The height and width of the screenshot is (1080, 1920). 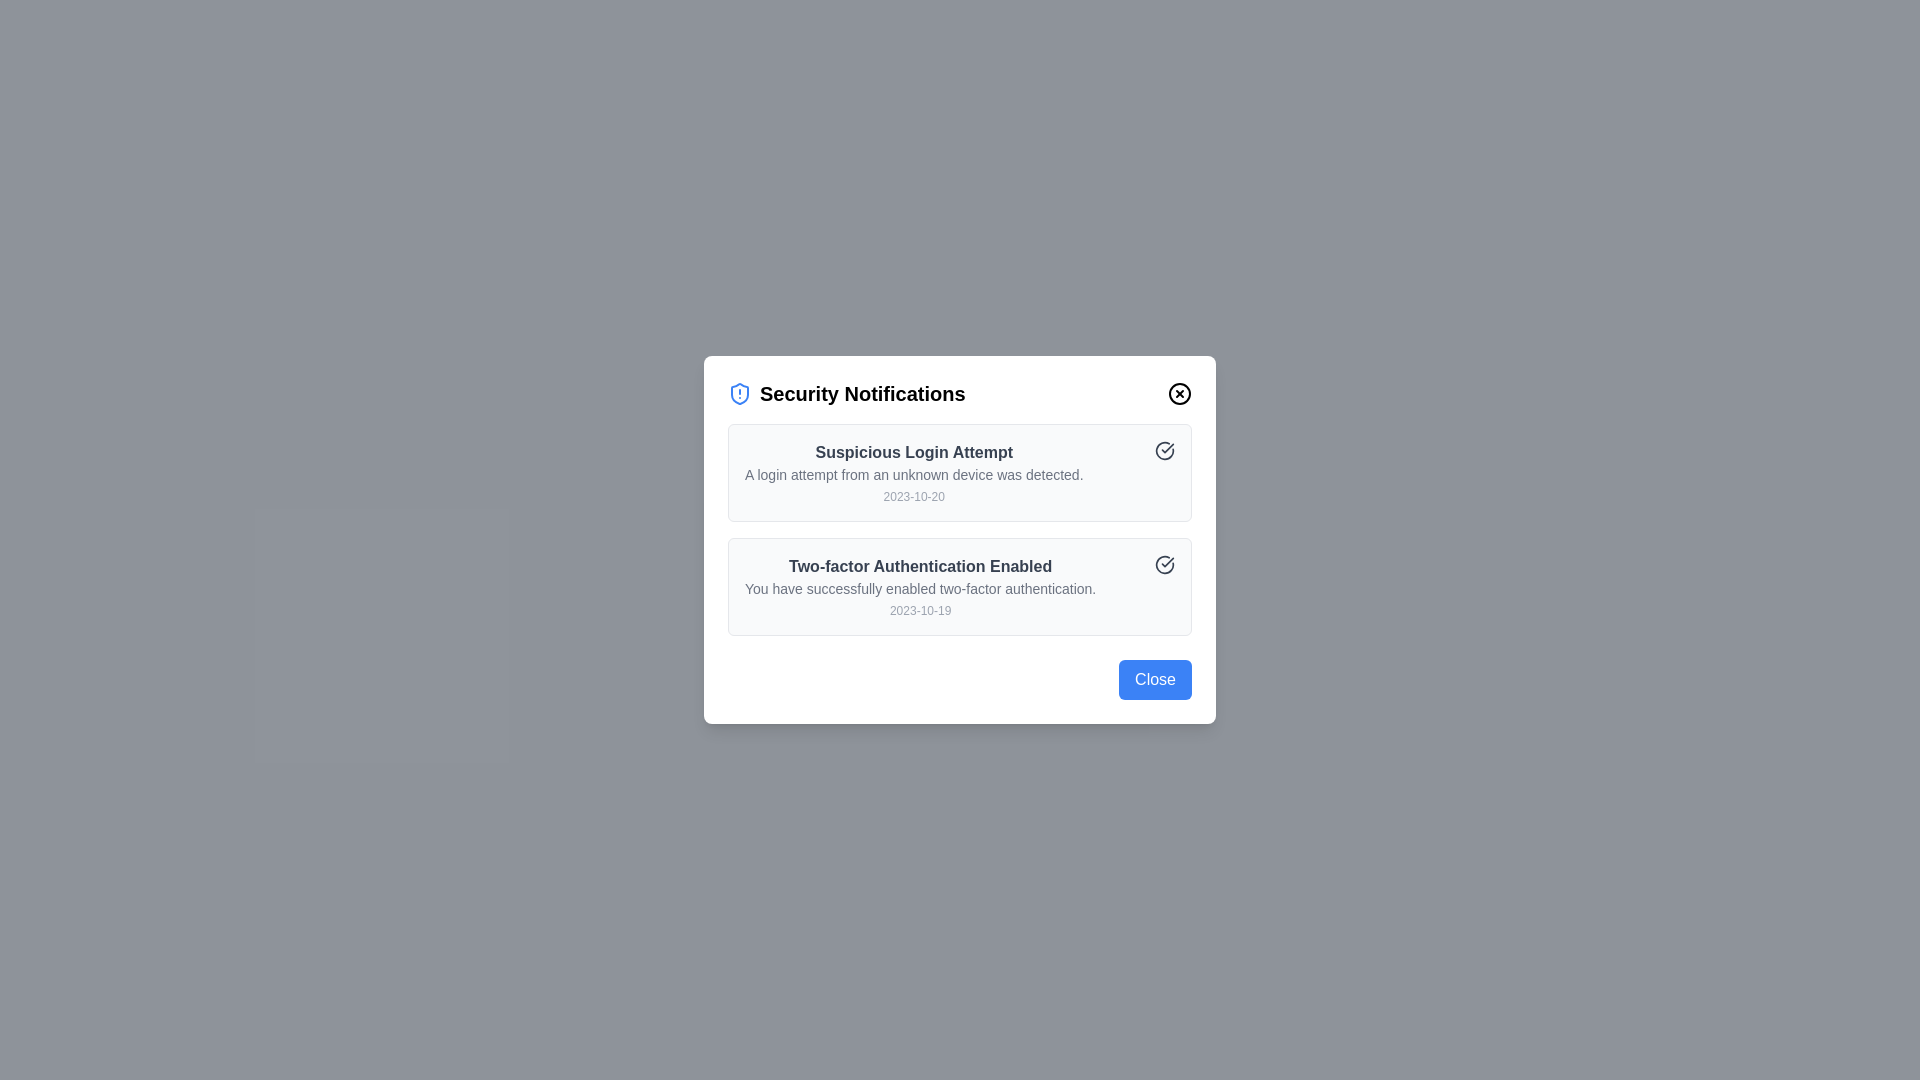 I want to click on the checkmark icon button within the 'Two-factor Authentication Enabled' notification panel, located at the far right of the second notification box, so click(x=1165, y=564).